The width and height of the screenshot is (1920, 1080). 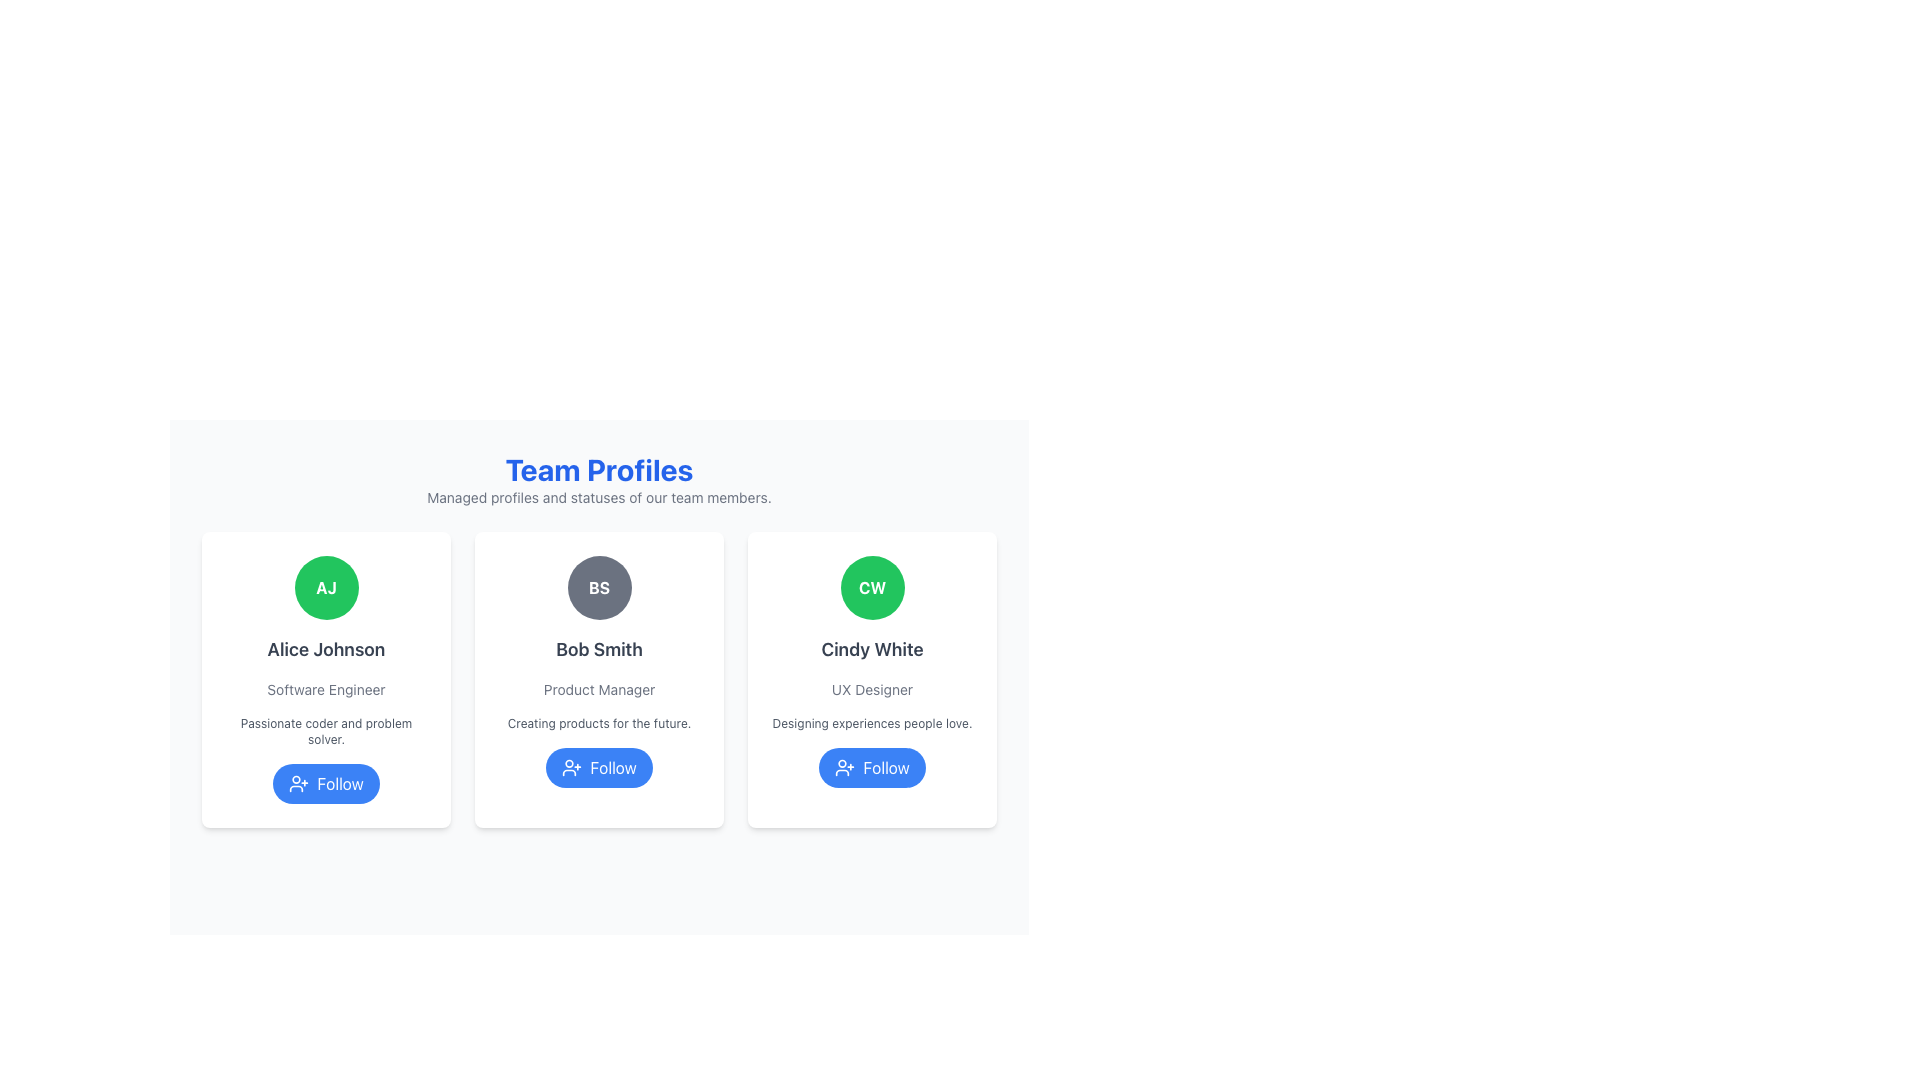 I want to click on the follow button located at the bottom of Bob Smith's profile card to establish a connection, so click(x=598, y=766).